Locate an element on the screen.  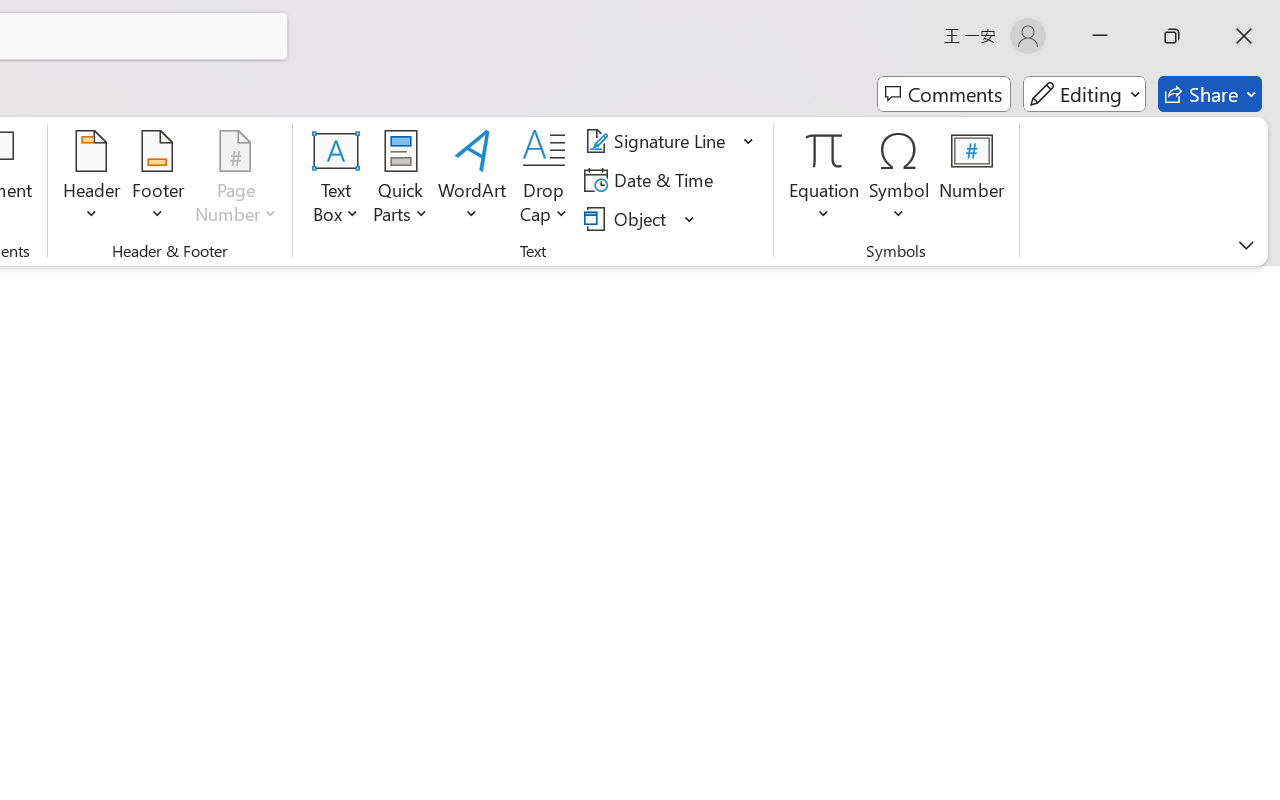
'Text Box' is located at coordinates (336, 179).